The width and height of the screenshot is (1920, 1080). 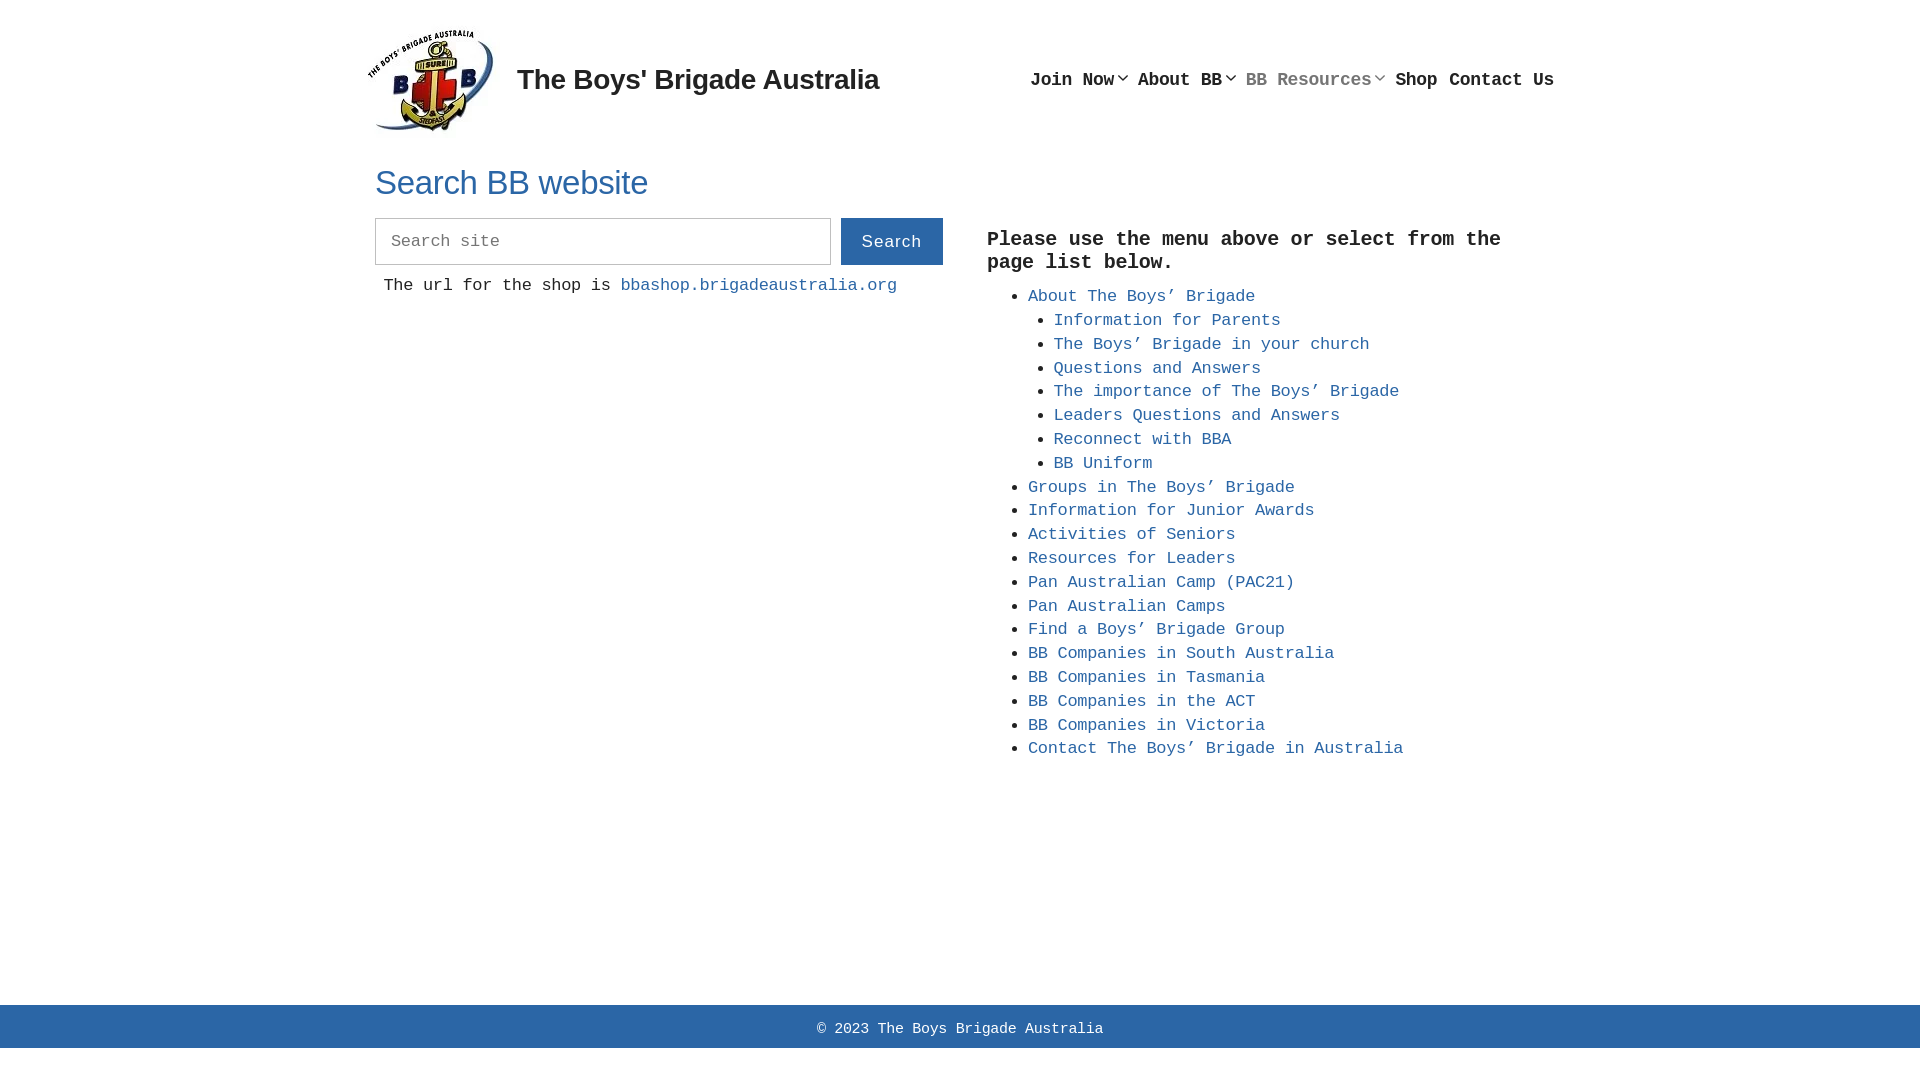 I want to click on 'BB Companies in Victoria', so click(x=1146, y=725).